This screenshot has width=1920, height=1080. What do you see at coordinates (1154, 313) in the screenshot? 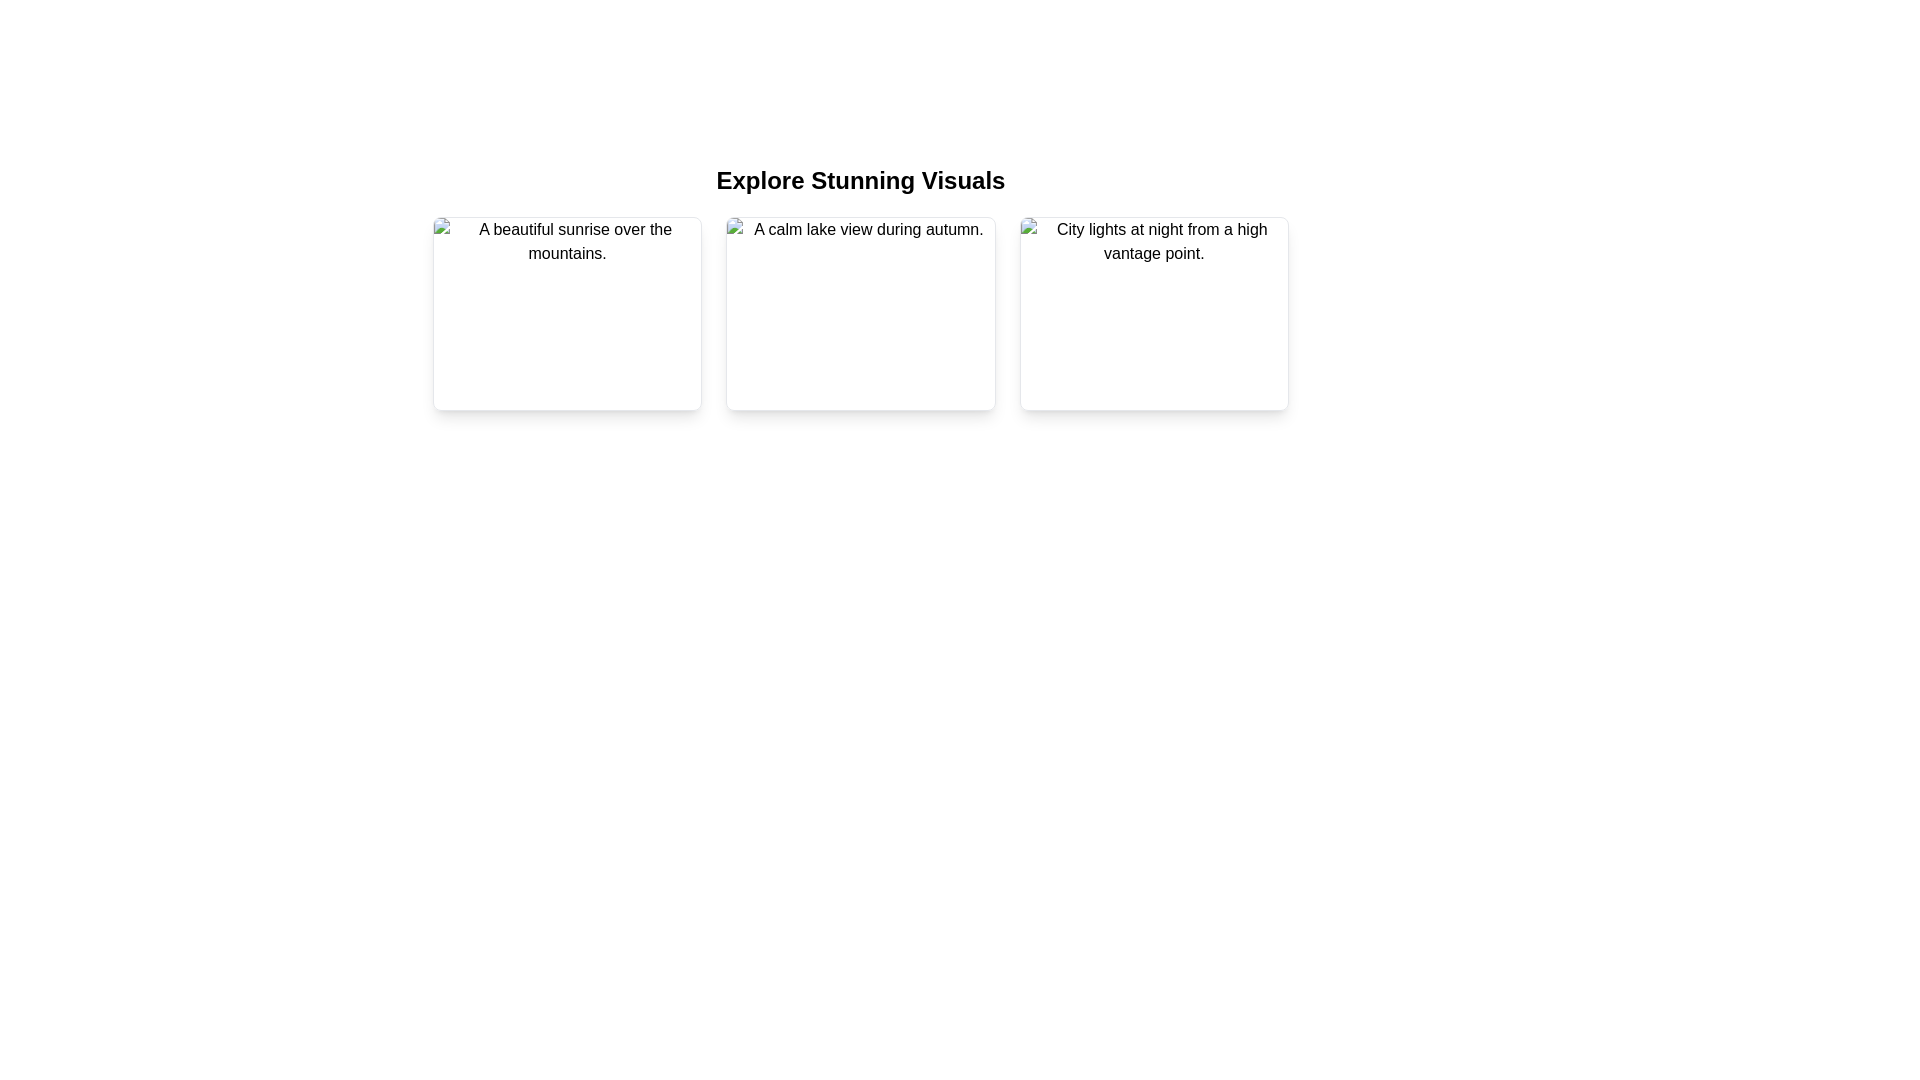
I see `the Content Card that displays information about a high vantage point view of city lights at night, located as the third card in a horizontally aligned grid of three cards` at bounding box center [1154, 313].